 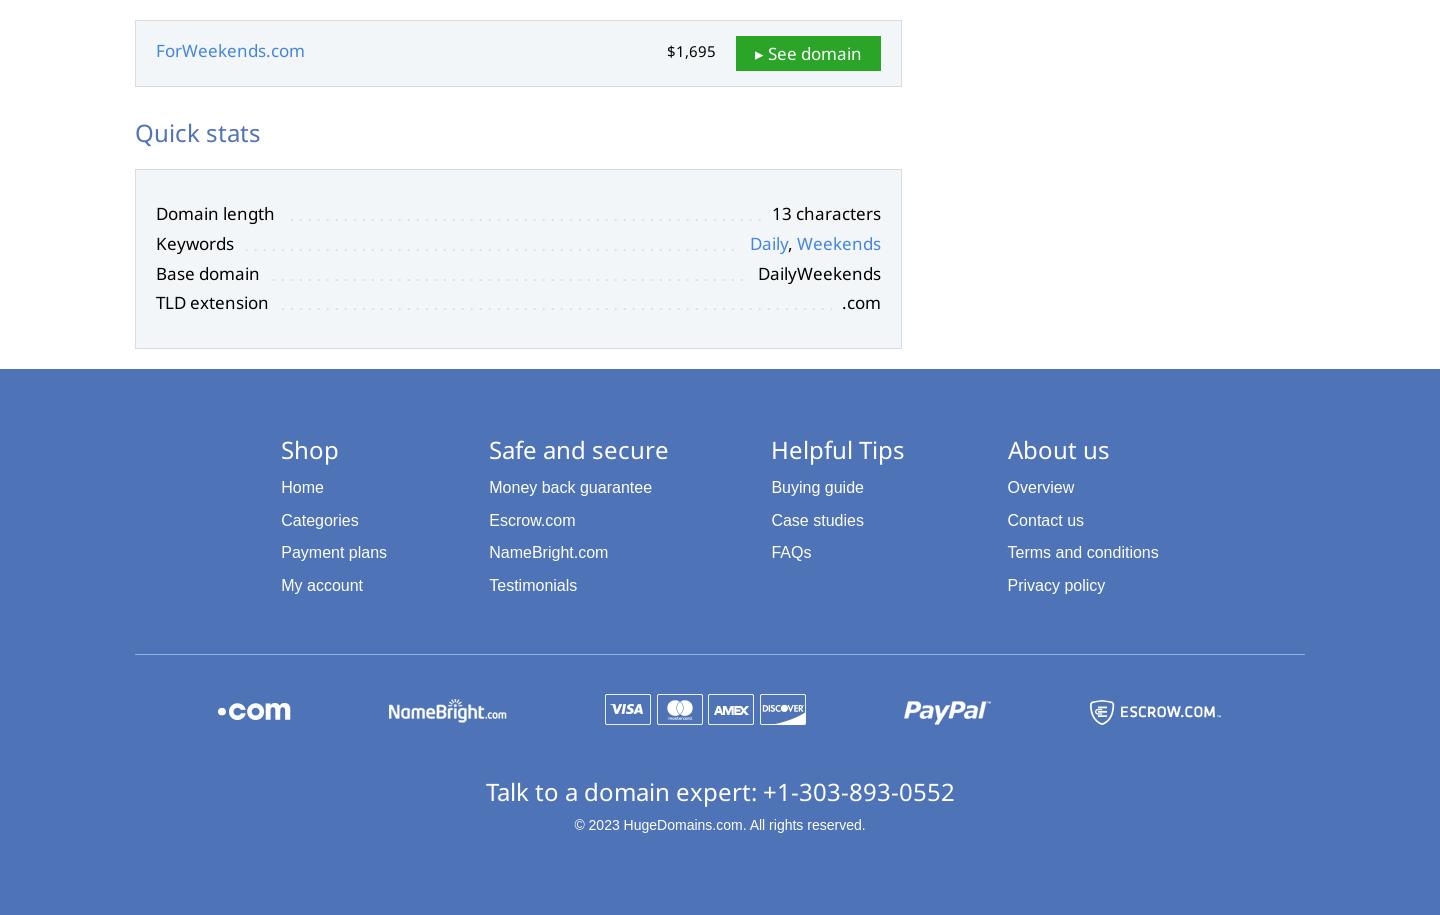 I want to click on 'Case studies', so click(x=769, y=519).